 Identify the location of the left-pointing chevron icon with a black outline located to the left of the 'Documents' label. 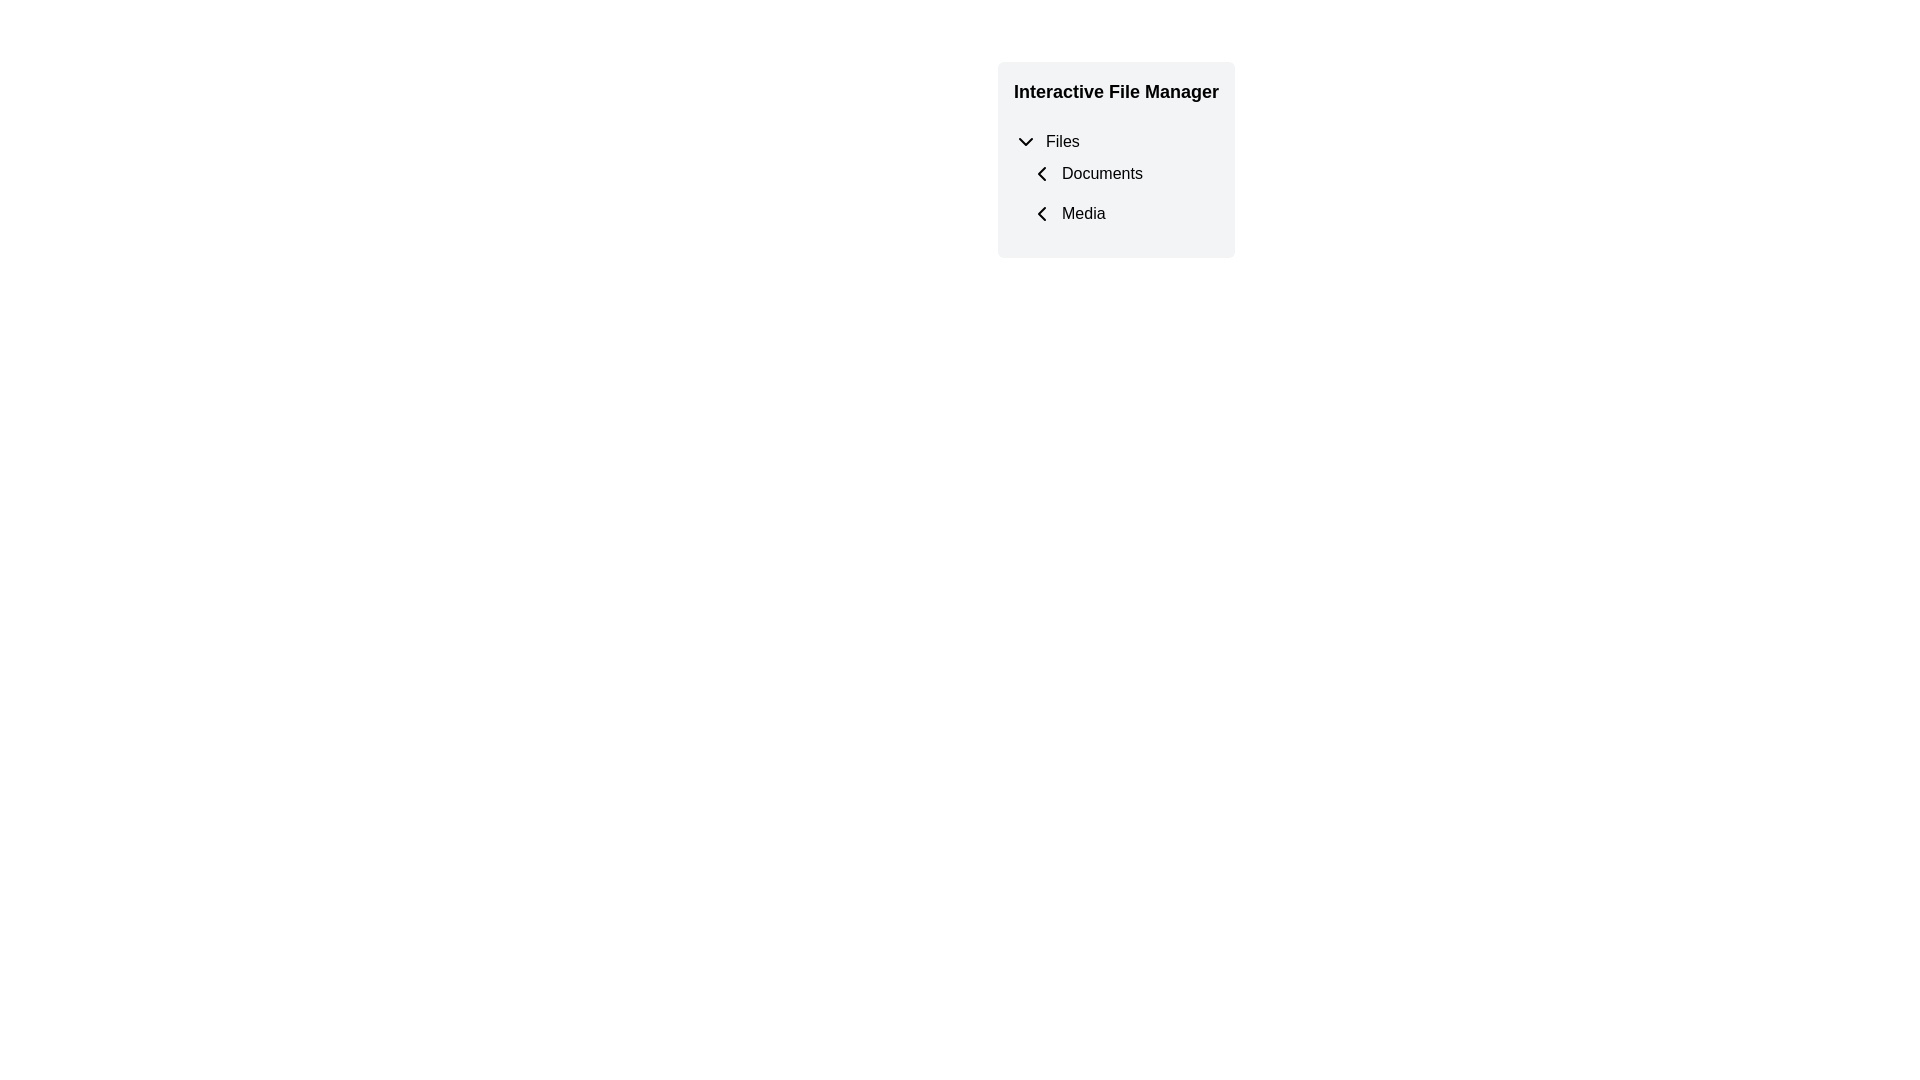
(1040, 172).